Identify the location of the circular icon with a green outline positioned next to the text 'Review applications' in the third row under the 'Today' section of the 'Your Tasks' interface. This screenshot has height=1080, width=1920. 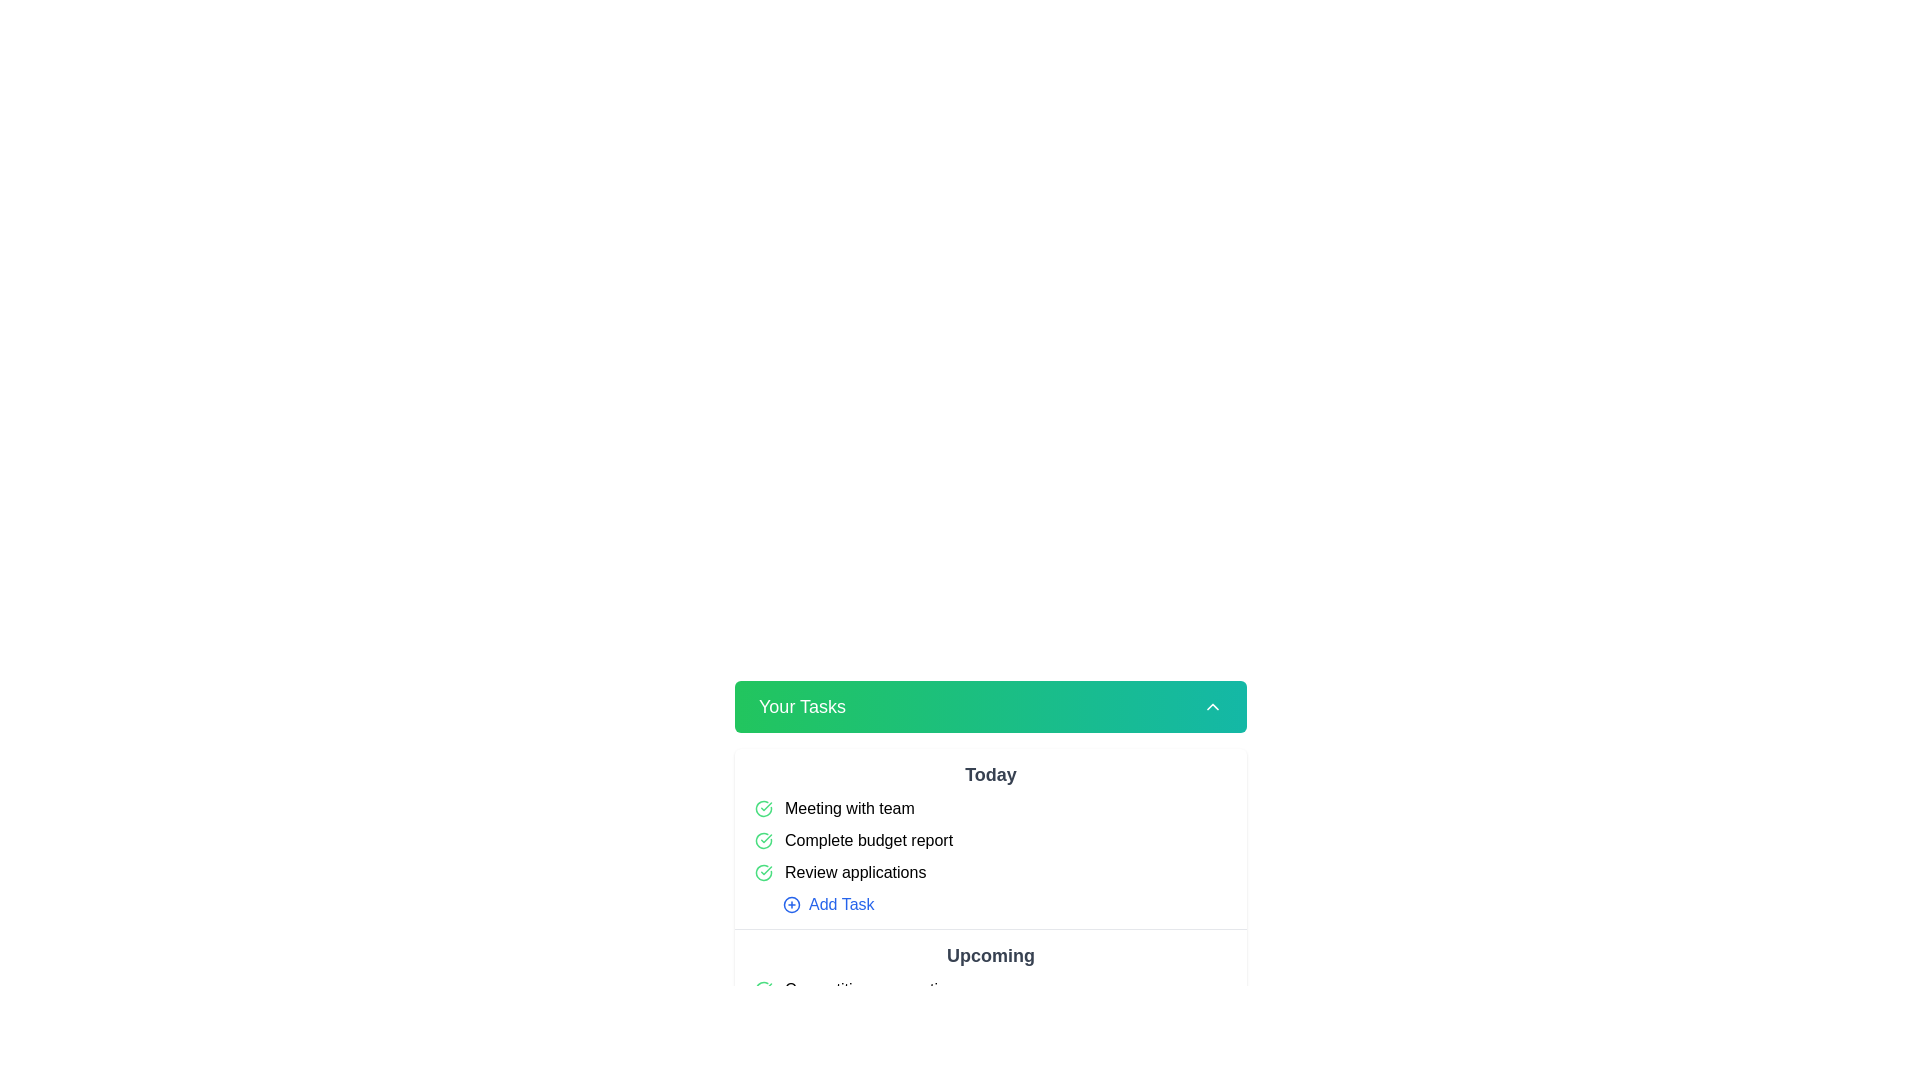
(762, 871).